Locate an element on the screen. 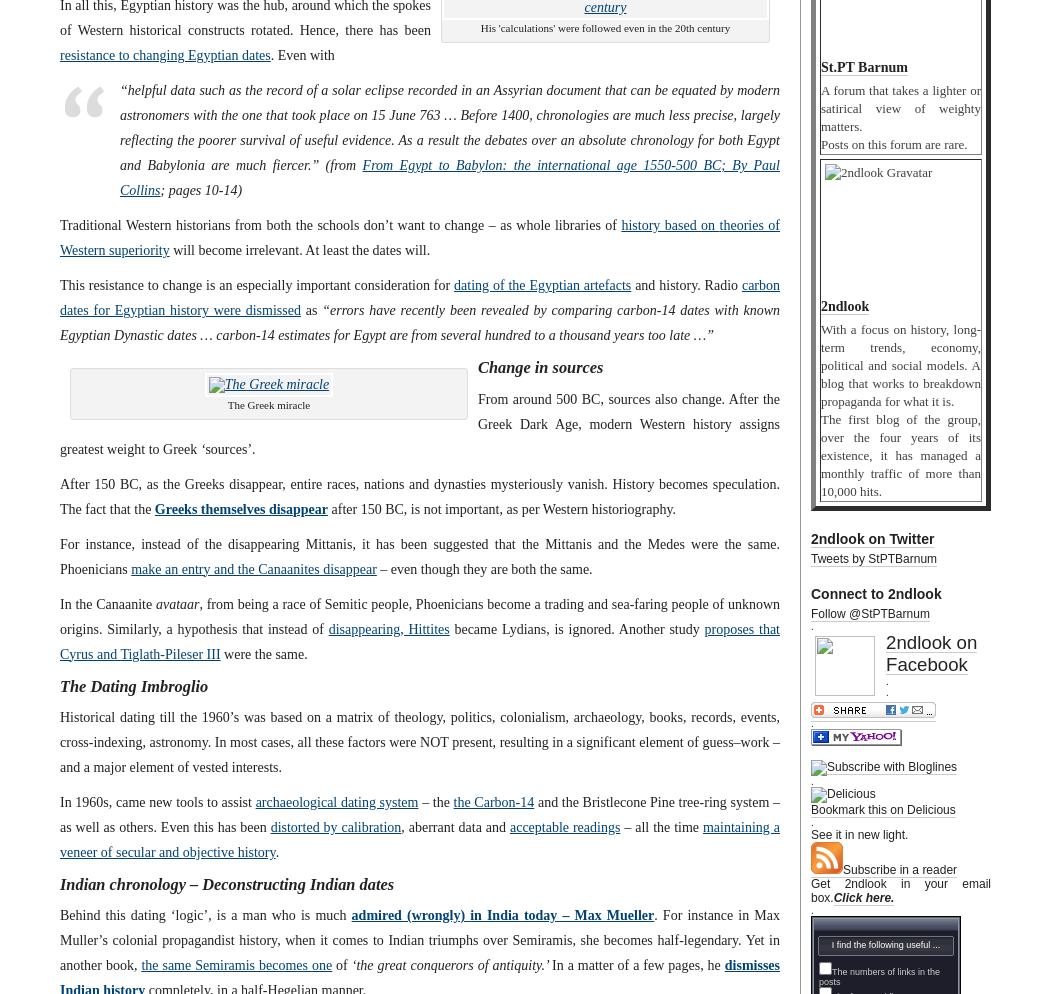 This screenshot has height=994, width=1050. 'acceptable readings' is located at coordinates (563, 825).